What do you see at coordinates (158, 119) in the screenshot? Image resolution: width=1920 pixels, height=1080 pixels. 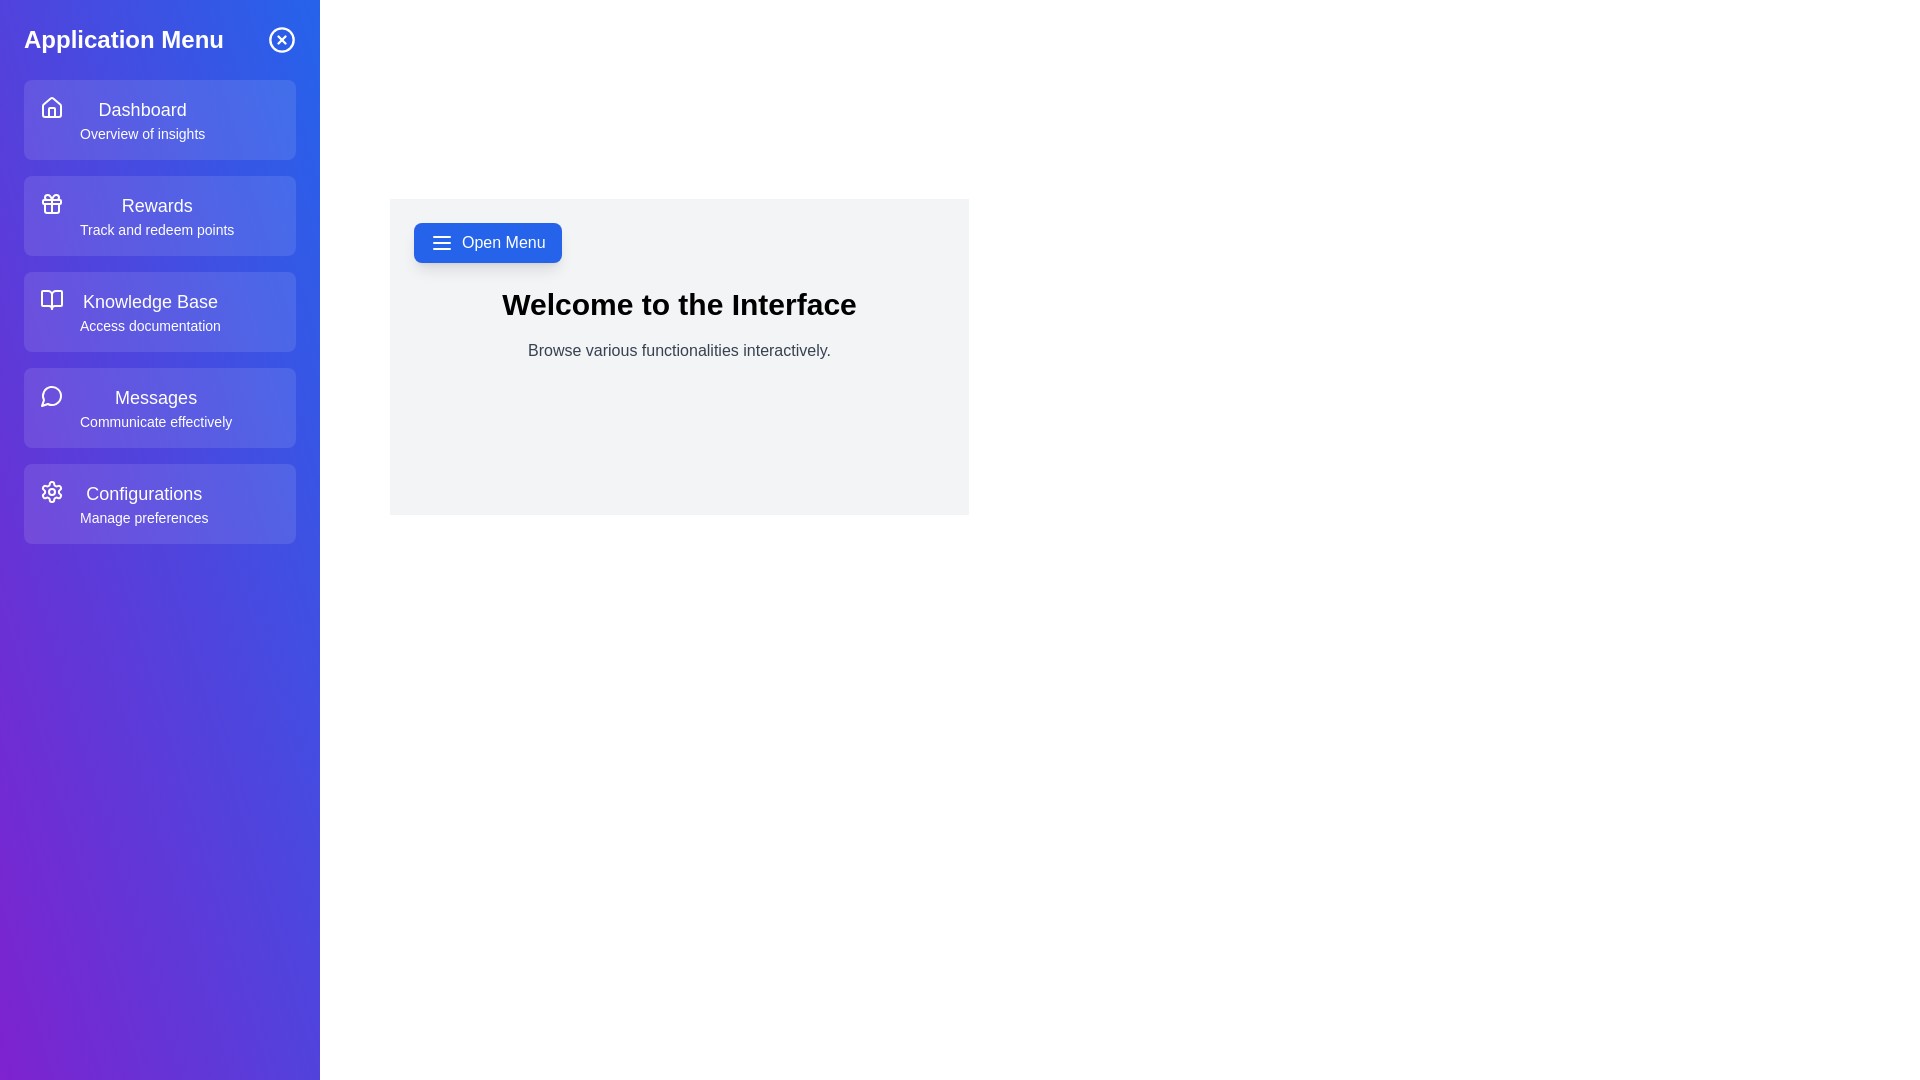 I see `the menu item labeled Dashboard` at bounding box center [158, 119].